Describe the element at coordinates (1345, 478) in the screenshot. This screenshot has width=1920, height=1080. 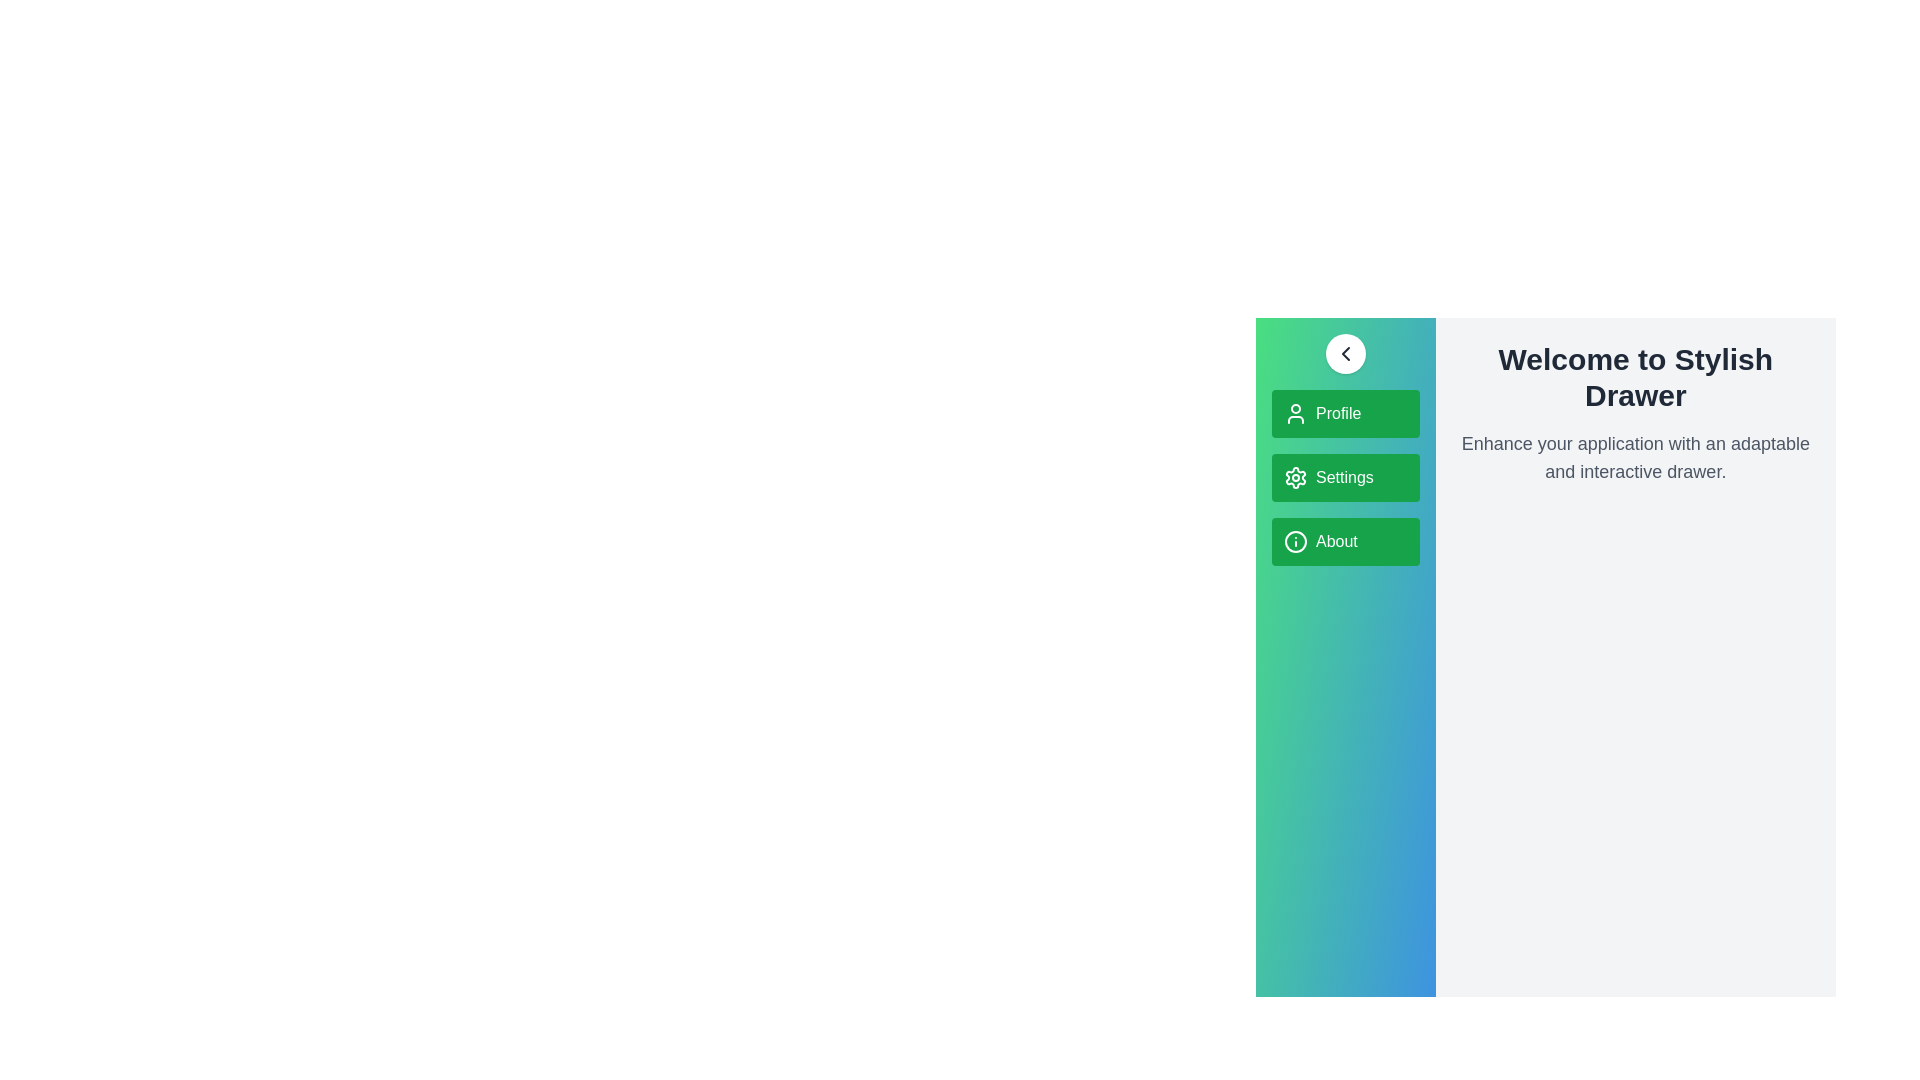
I see `the menu item Settings in the StylishDrawer` at that location.